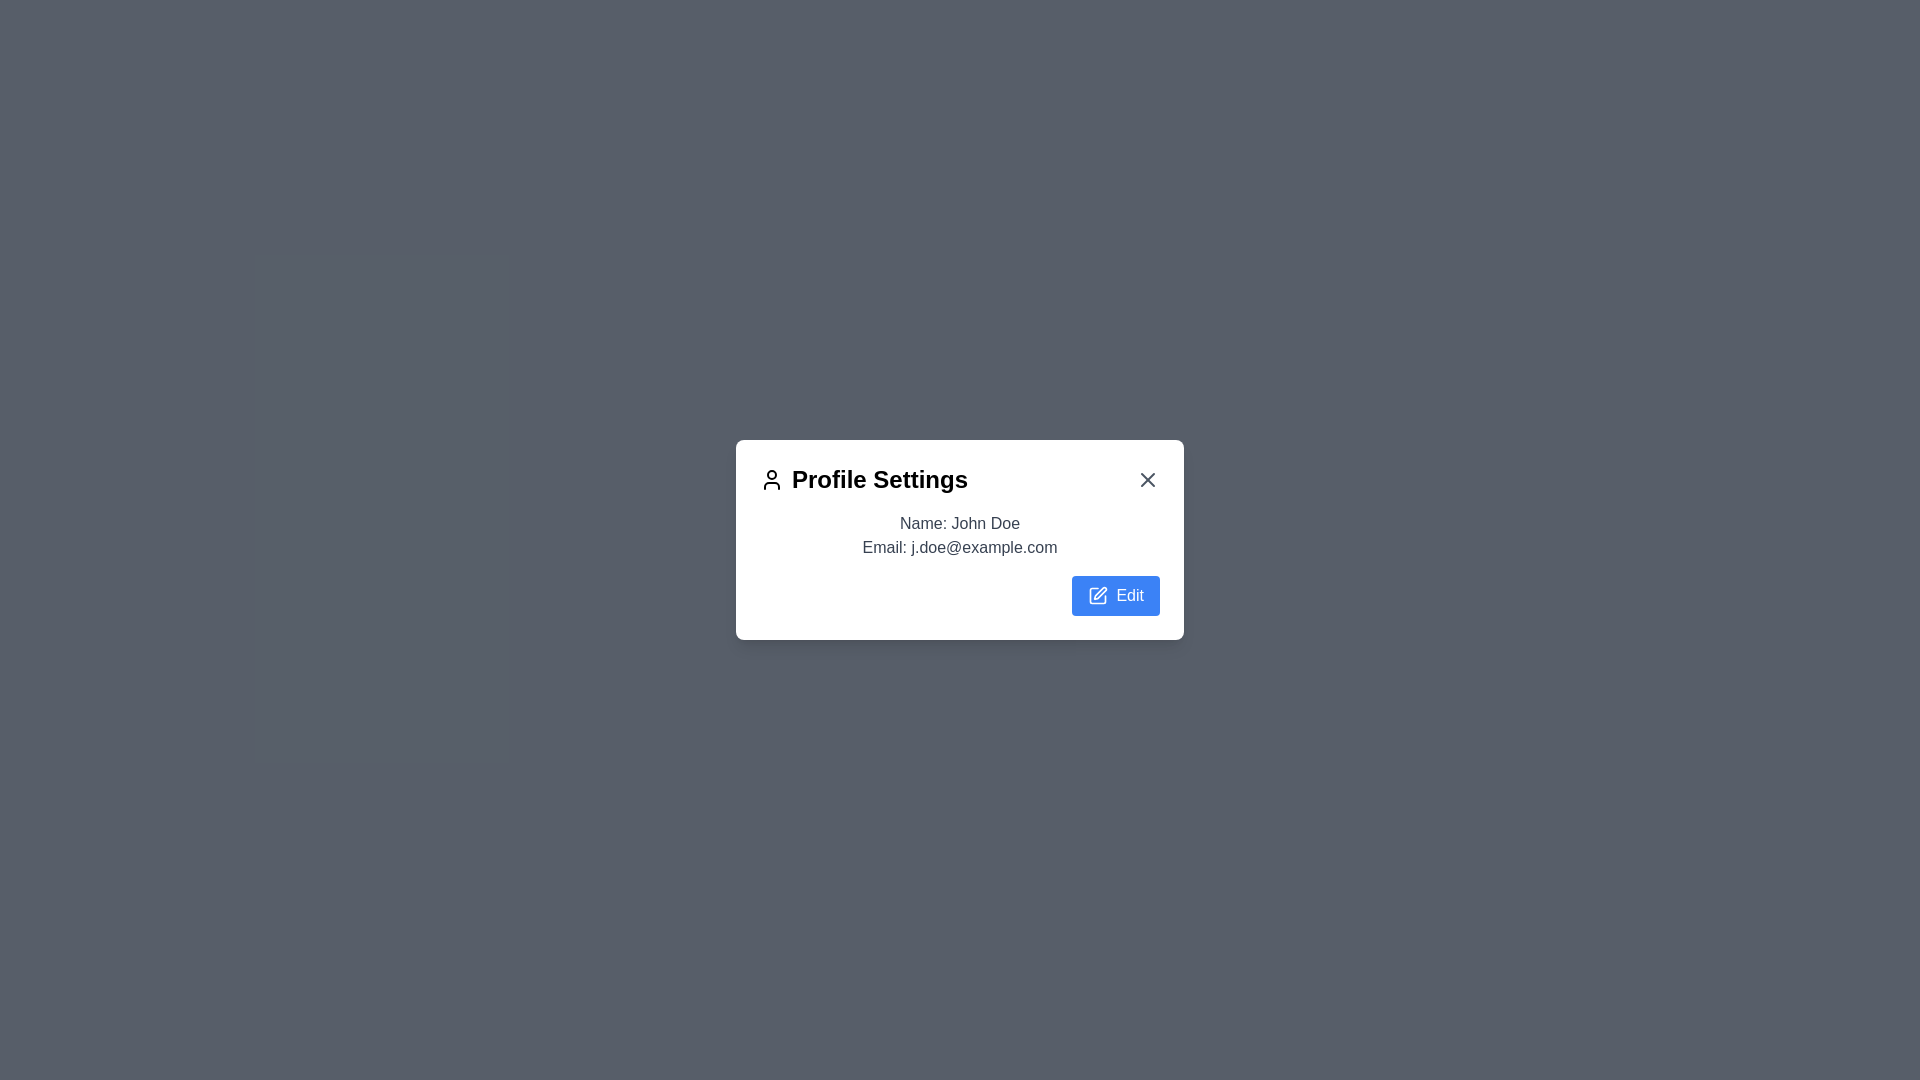  Describe the element at coordinates (1115, 595) in the screenshot. I see `the blue rectangular 'Edit' button with a pen icon on the left in the 'Profile Settings' modal to change its background color` at that location.